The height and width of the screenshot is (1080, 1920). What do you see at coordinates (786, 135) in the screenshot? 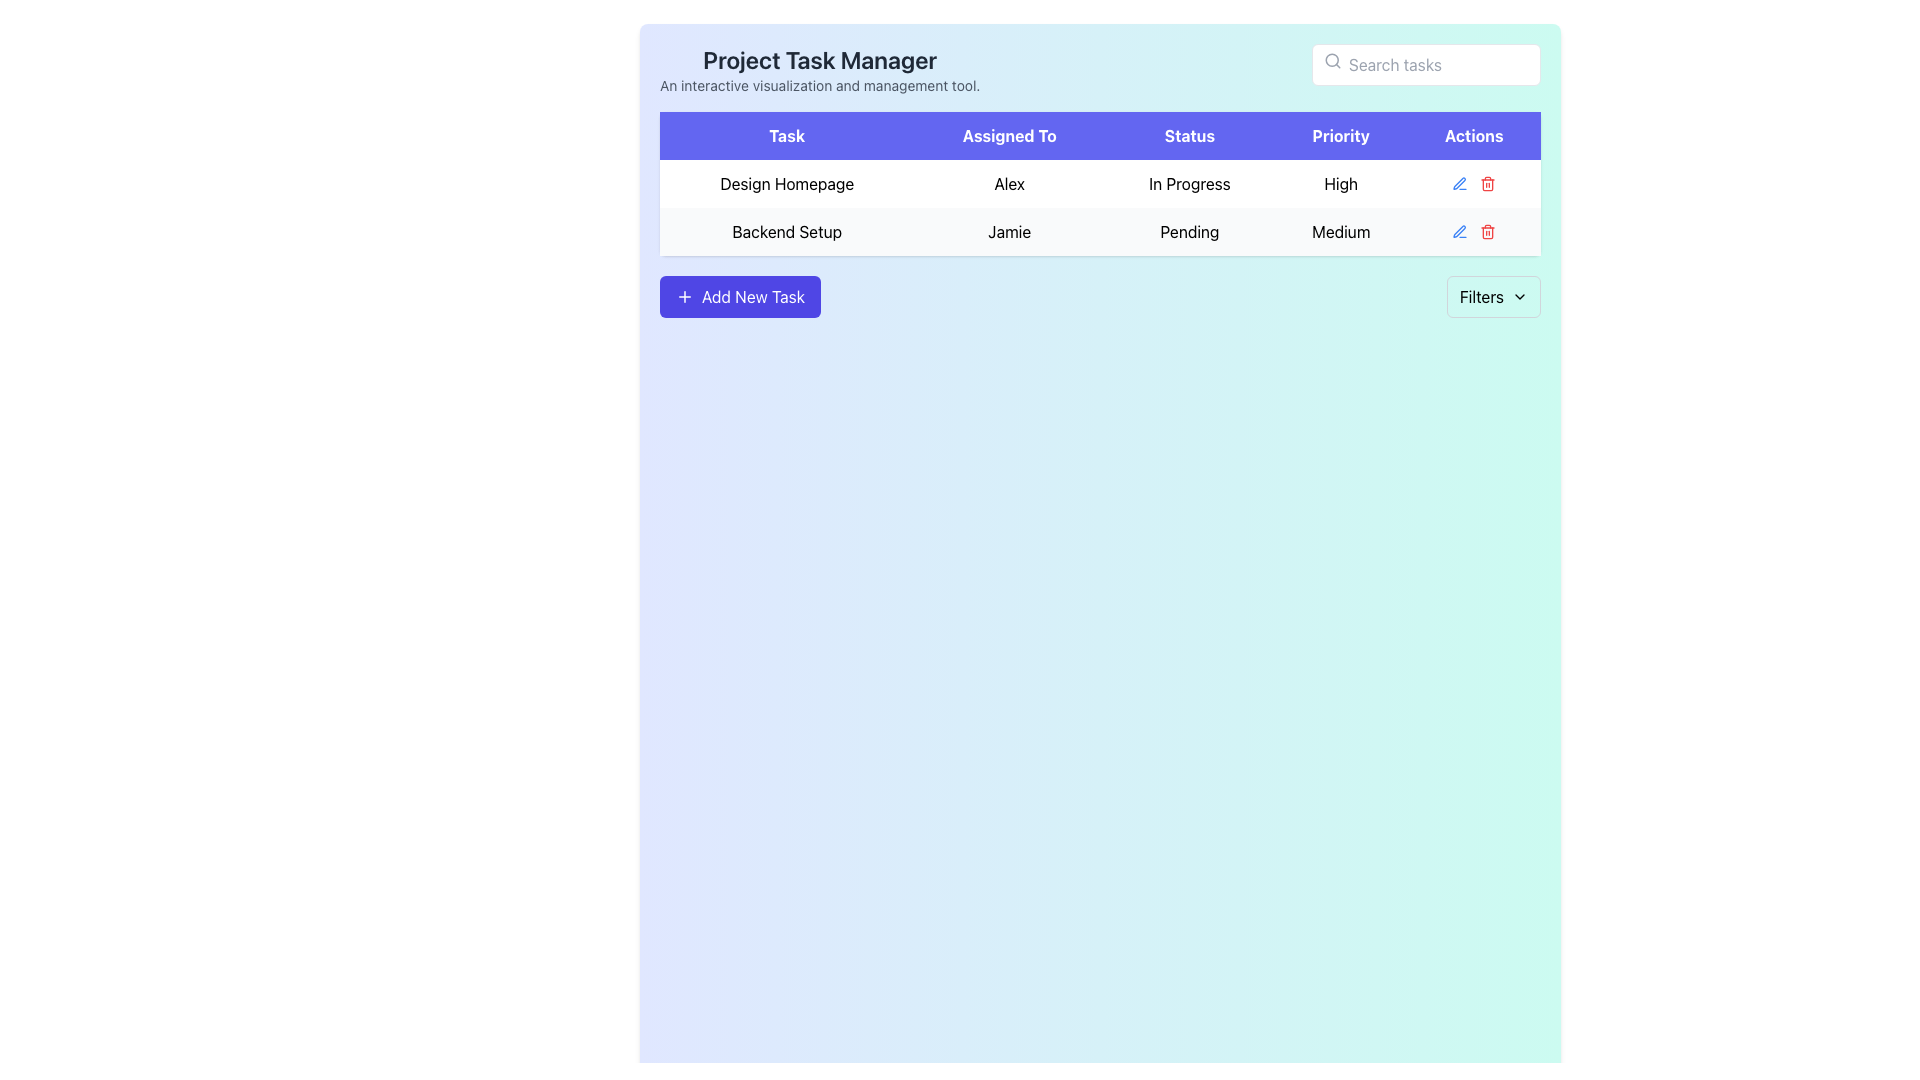
I see `the 'Task' header text label` at bounding box center [786, 135].